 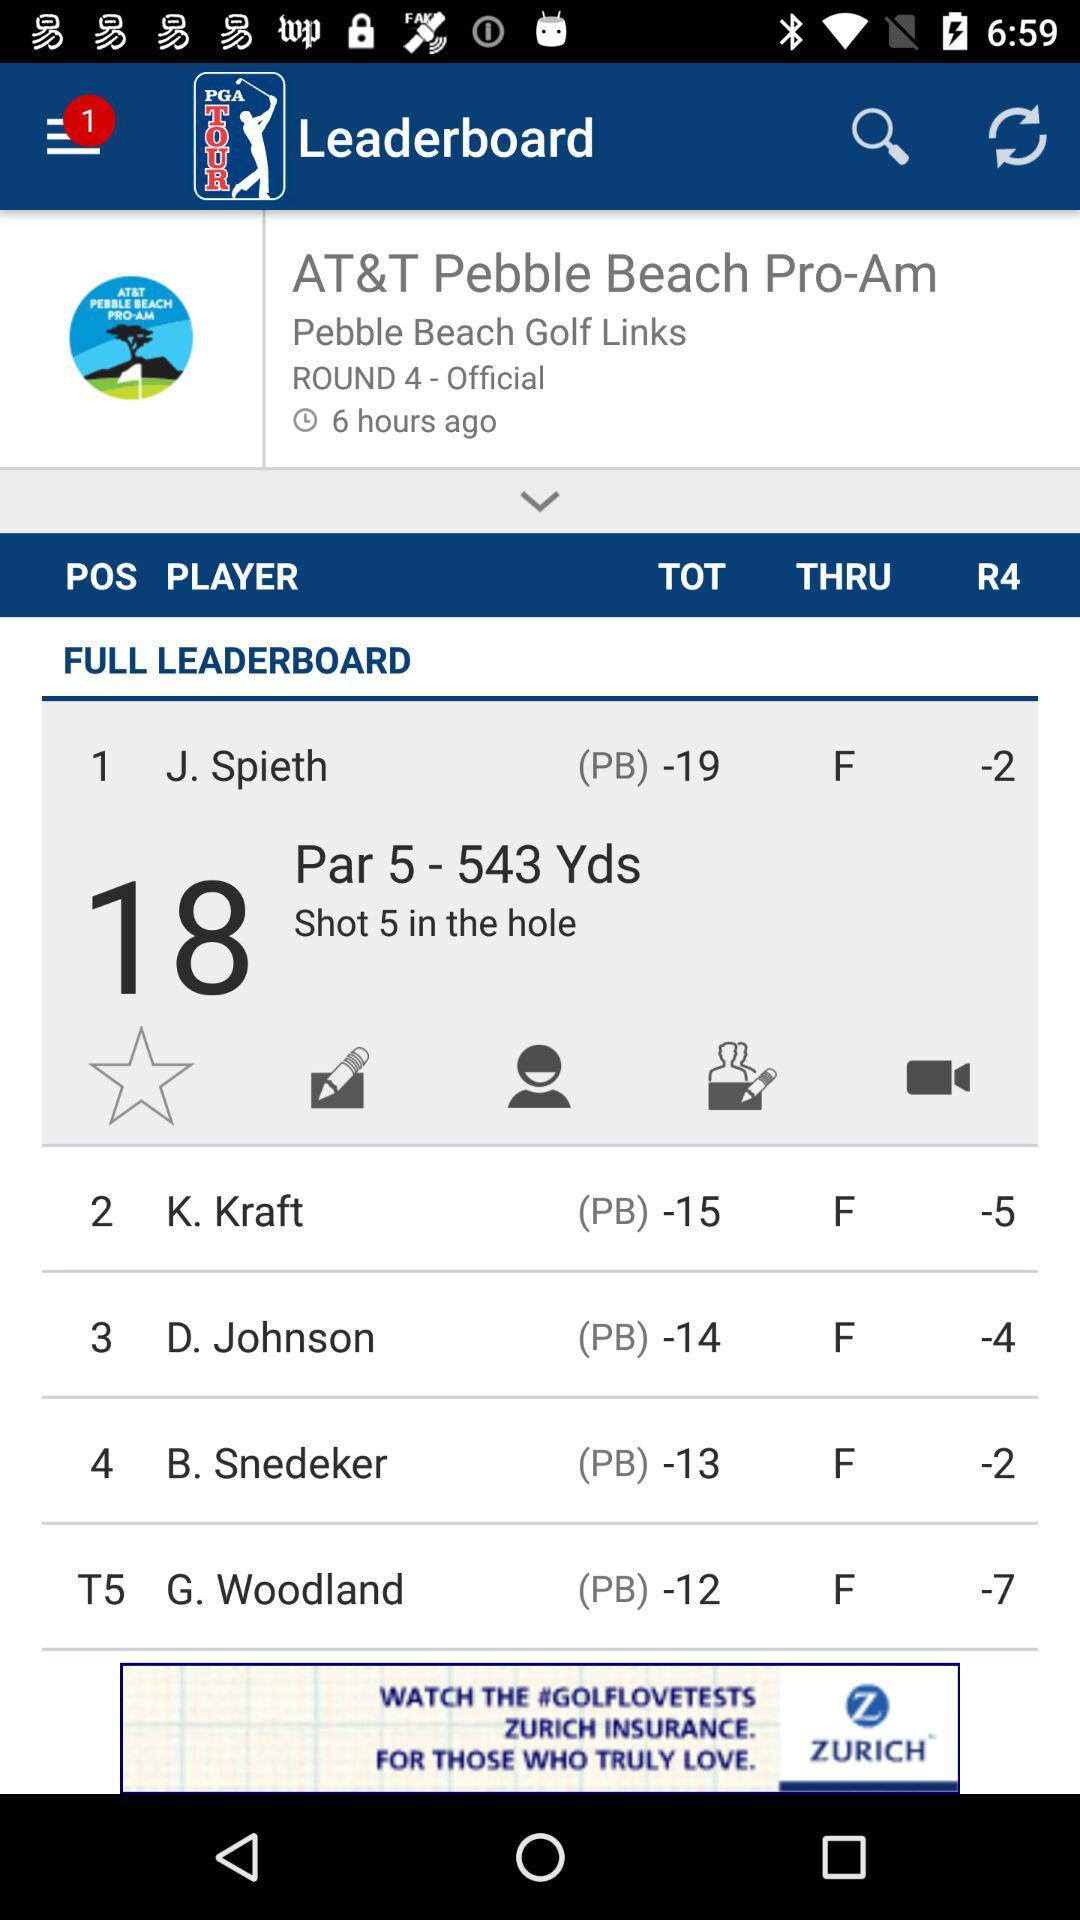 I want to click on open type box, so click(x=339, y=1074).